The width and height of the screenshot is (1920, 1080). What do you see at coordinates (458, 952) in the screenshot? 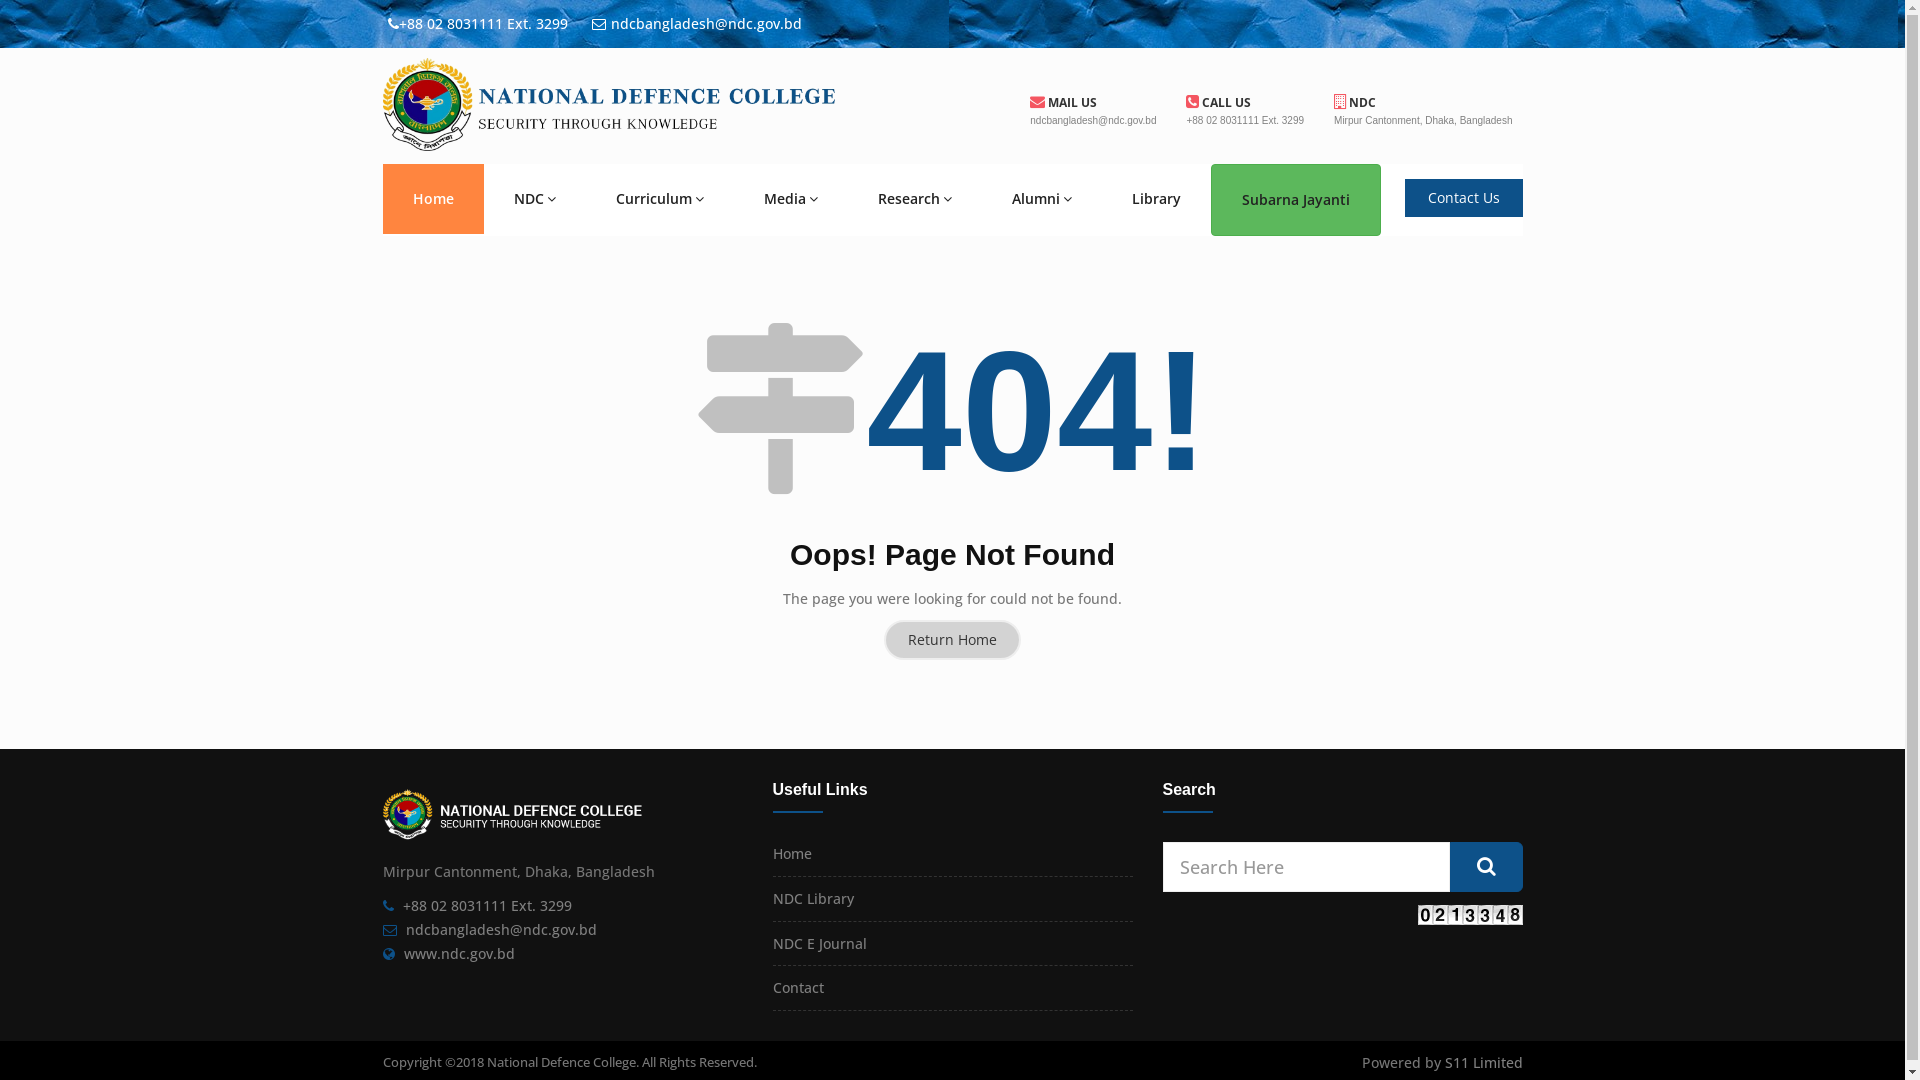
I see `'www.ndc.gov.bd'` at bounding box center [458, 952].